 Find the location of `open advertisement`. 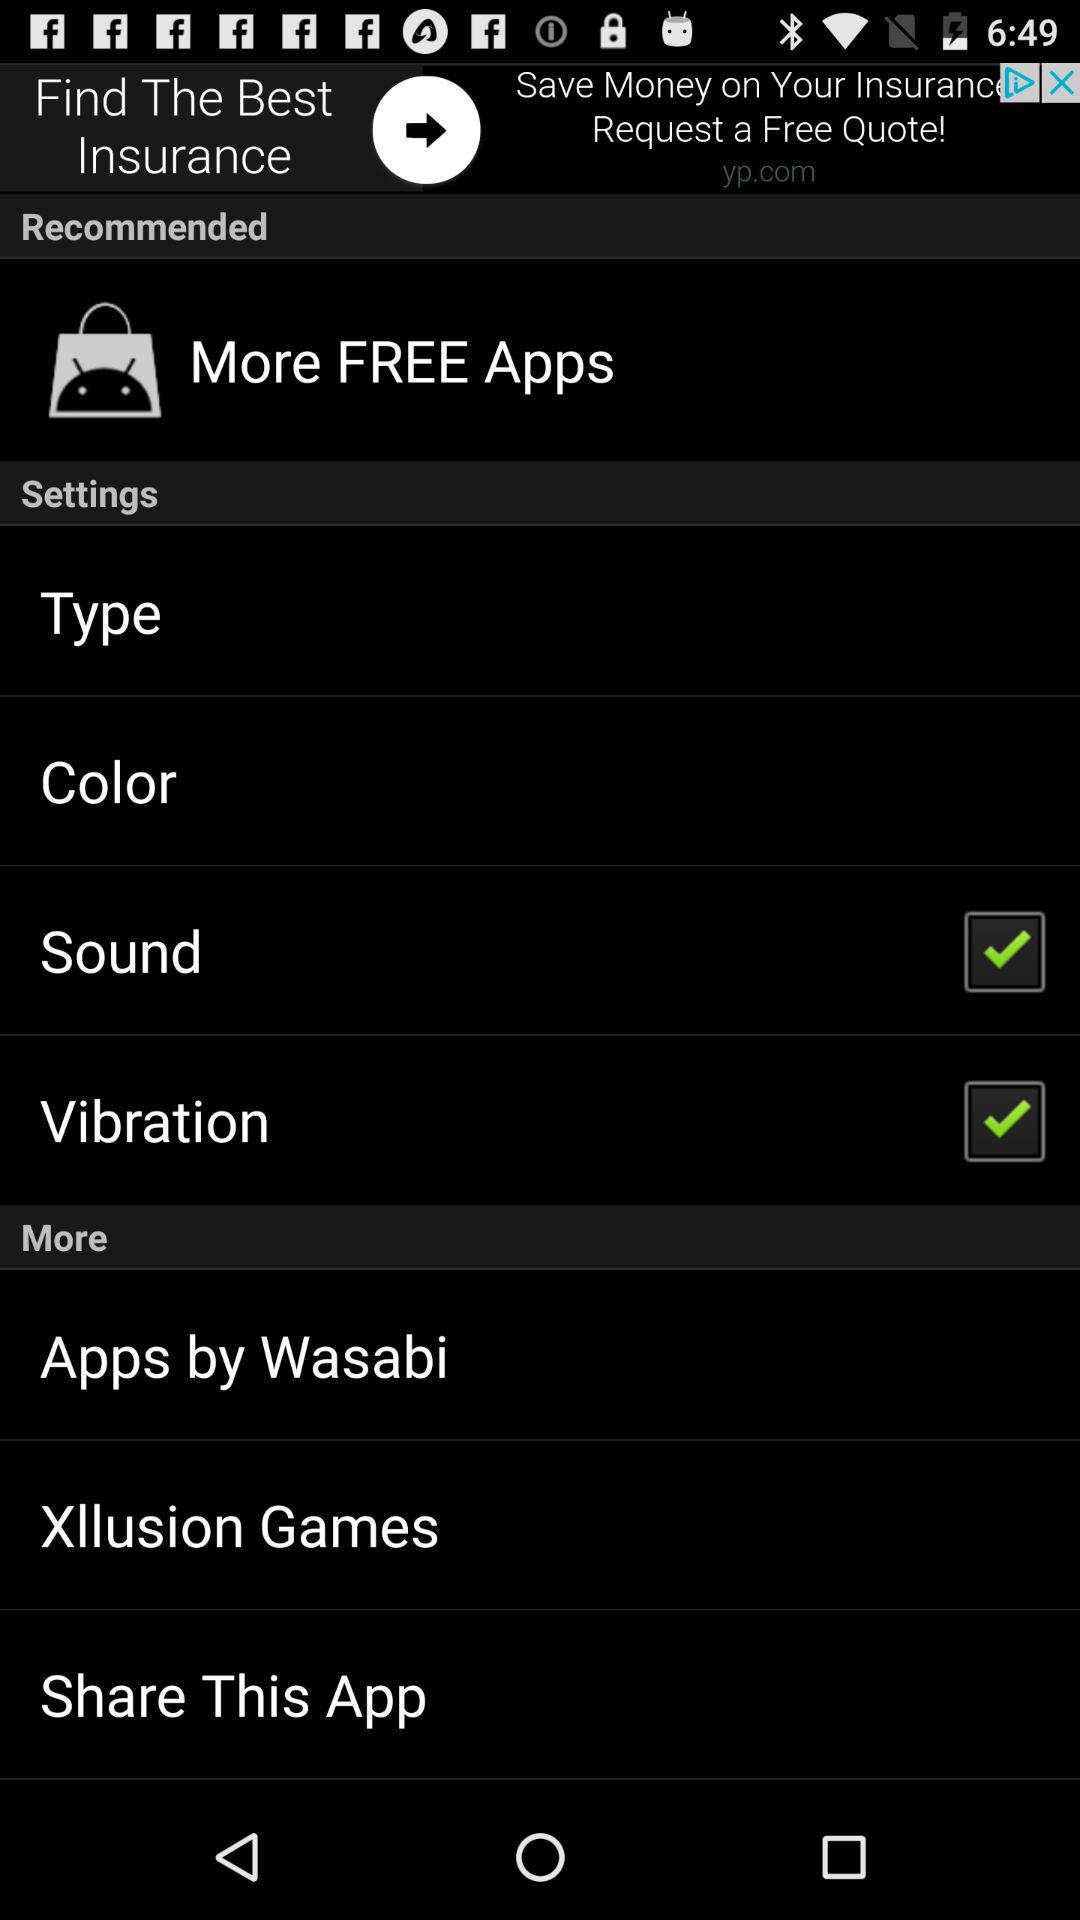

open advertisement is located at coordinates (540, 127).